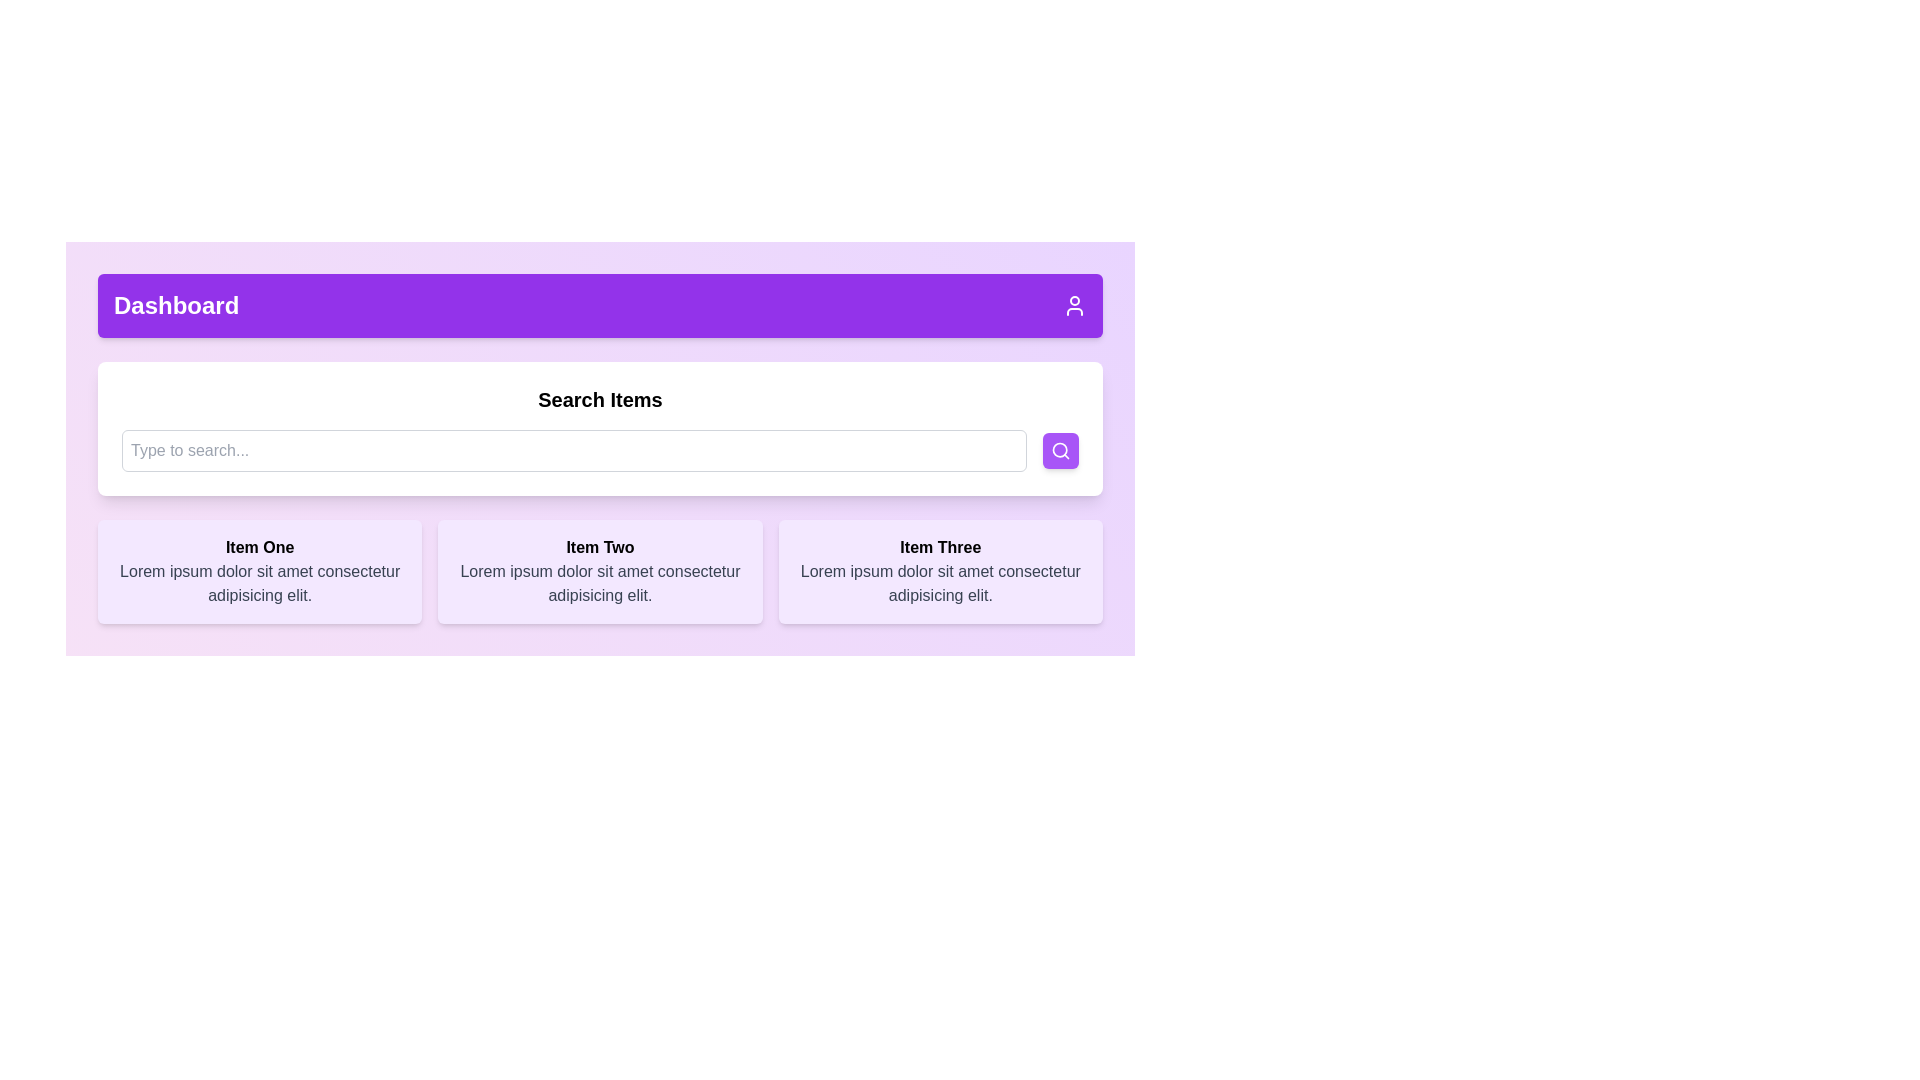  Describe the element at coordinates (599, 547) in the screenshot. I see `the bold-styled static text labeled 'Item Two' located in the central card of a horizontally displayed group of three cards within a purple-themed UI` at that location.